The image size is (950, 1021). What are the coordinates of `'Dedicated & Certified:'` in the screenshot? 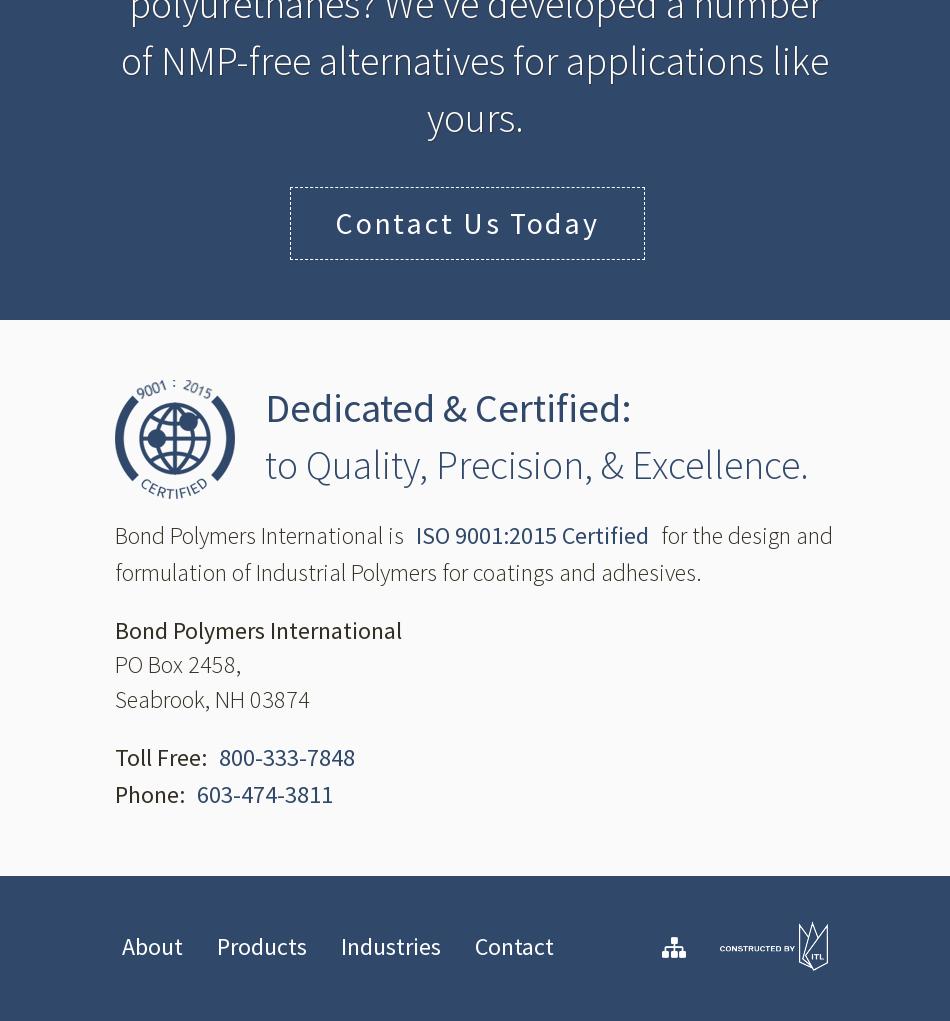 It's located at (447, 406).